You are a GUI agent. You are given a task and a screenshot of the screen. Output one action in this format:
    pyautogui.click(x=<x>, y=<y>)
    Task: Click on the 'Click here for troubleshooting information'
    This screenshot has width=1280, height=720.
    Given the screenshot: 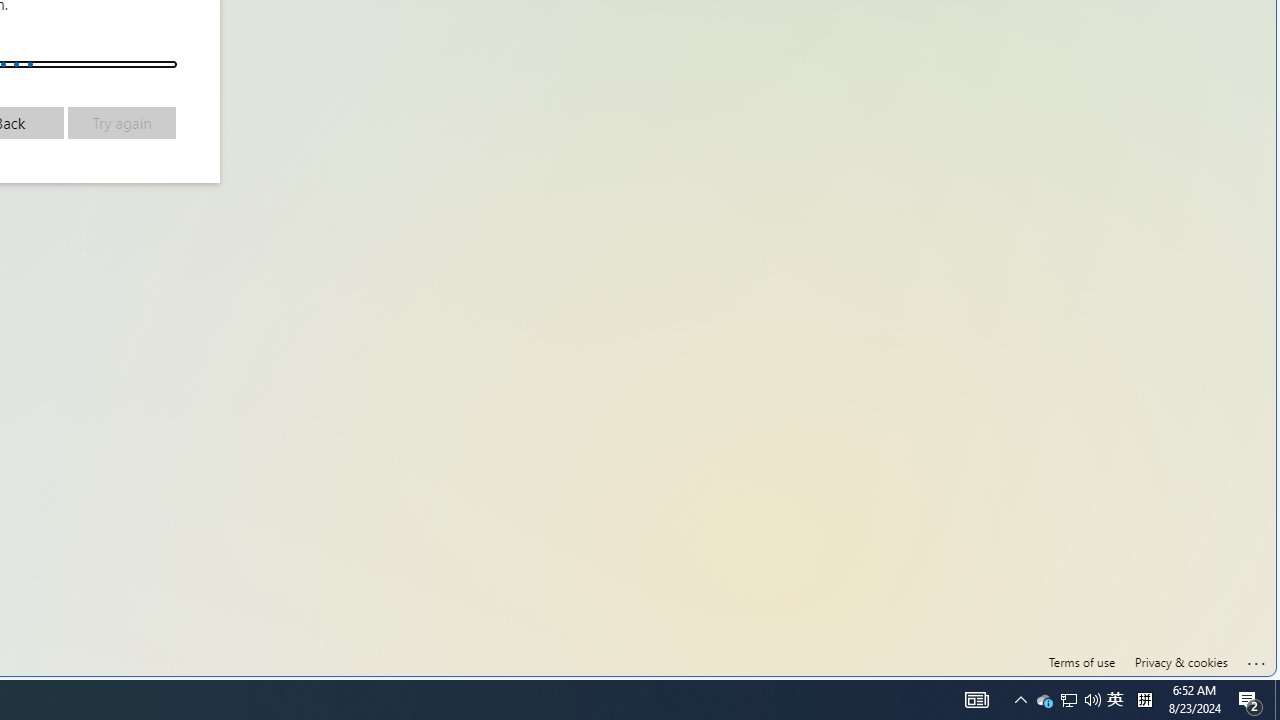 What is the action you would take?
    pyautogui.click(x=1256, y=659)
    